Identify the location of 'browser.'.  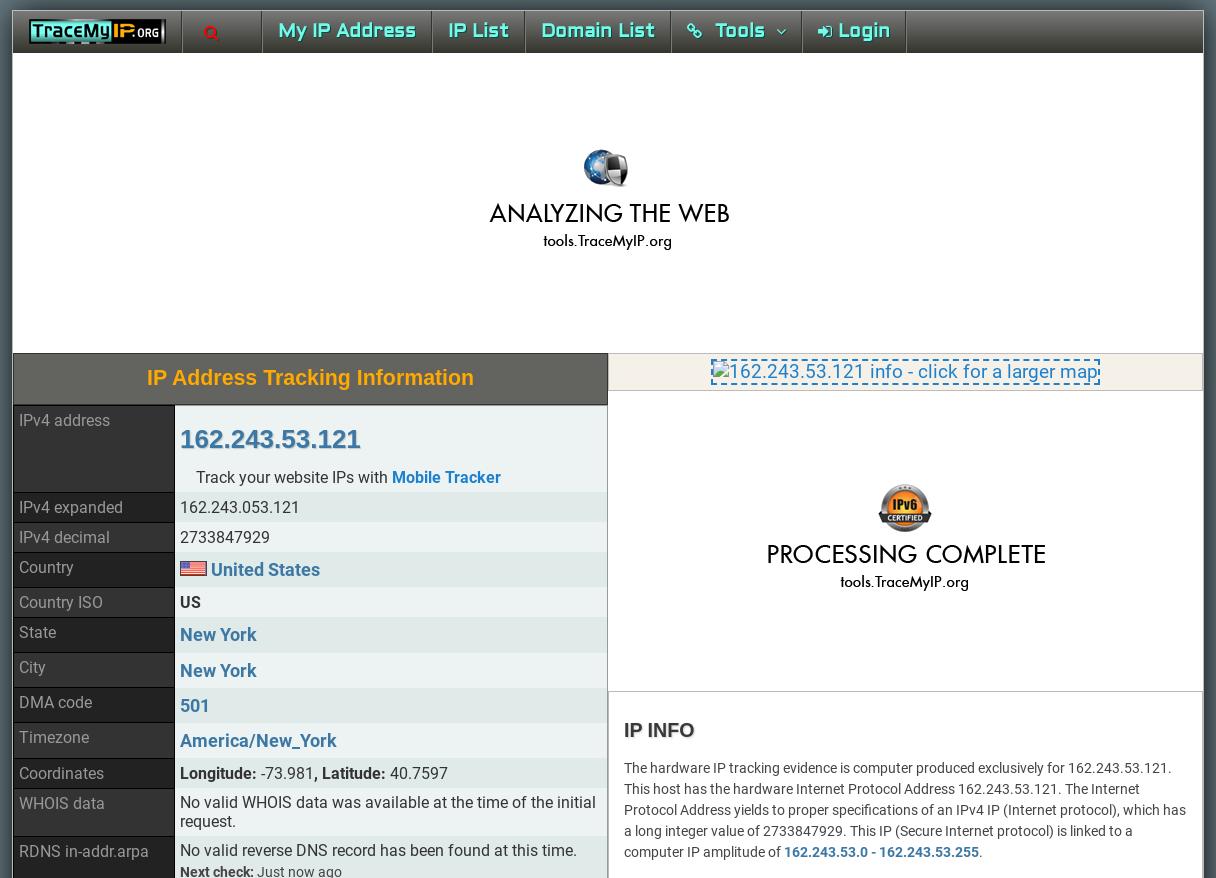
(984, 400).